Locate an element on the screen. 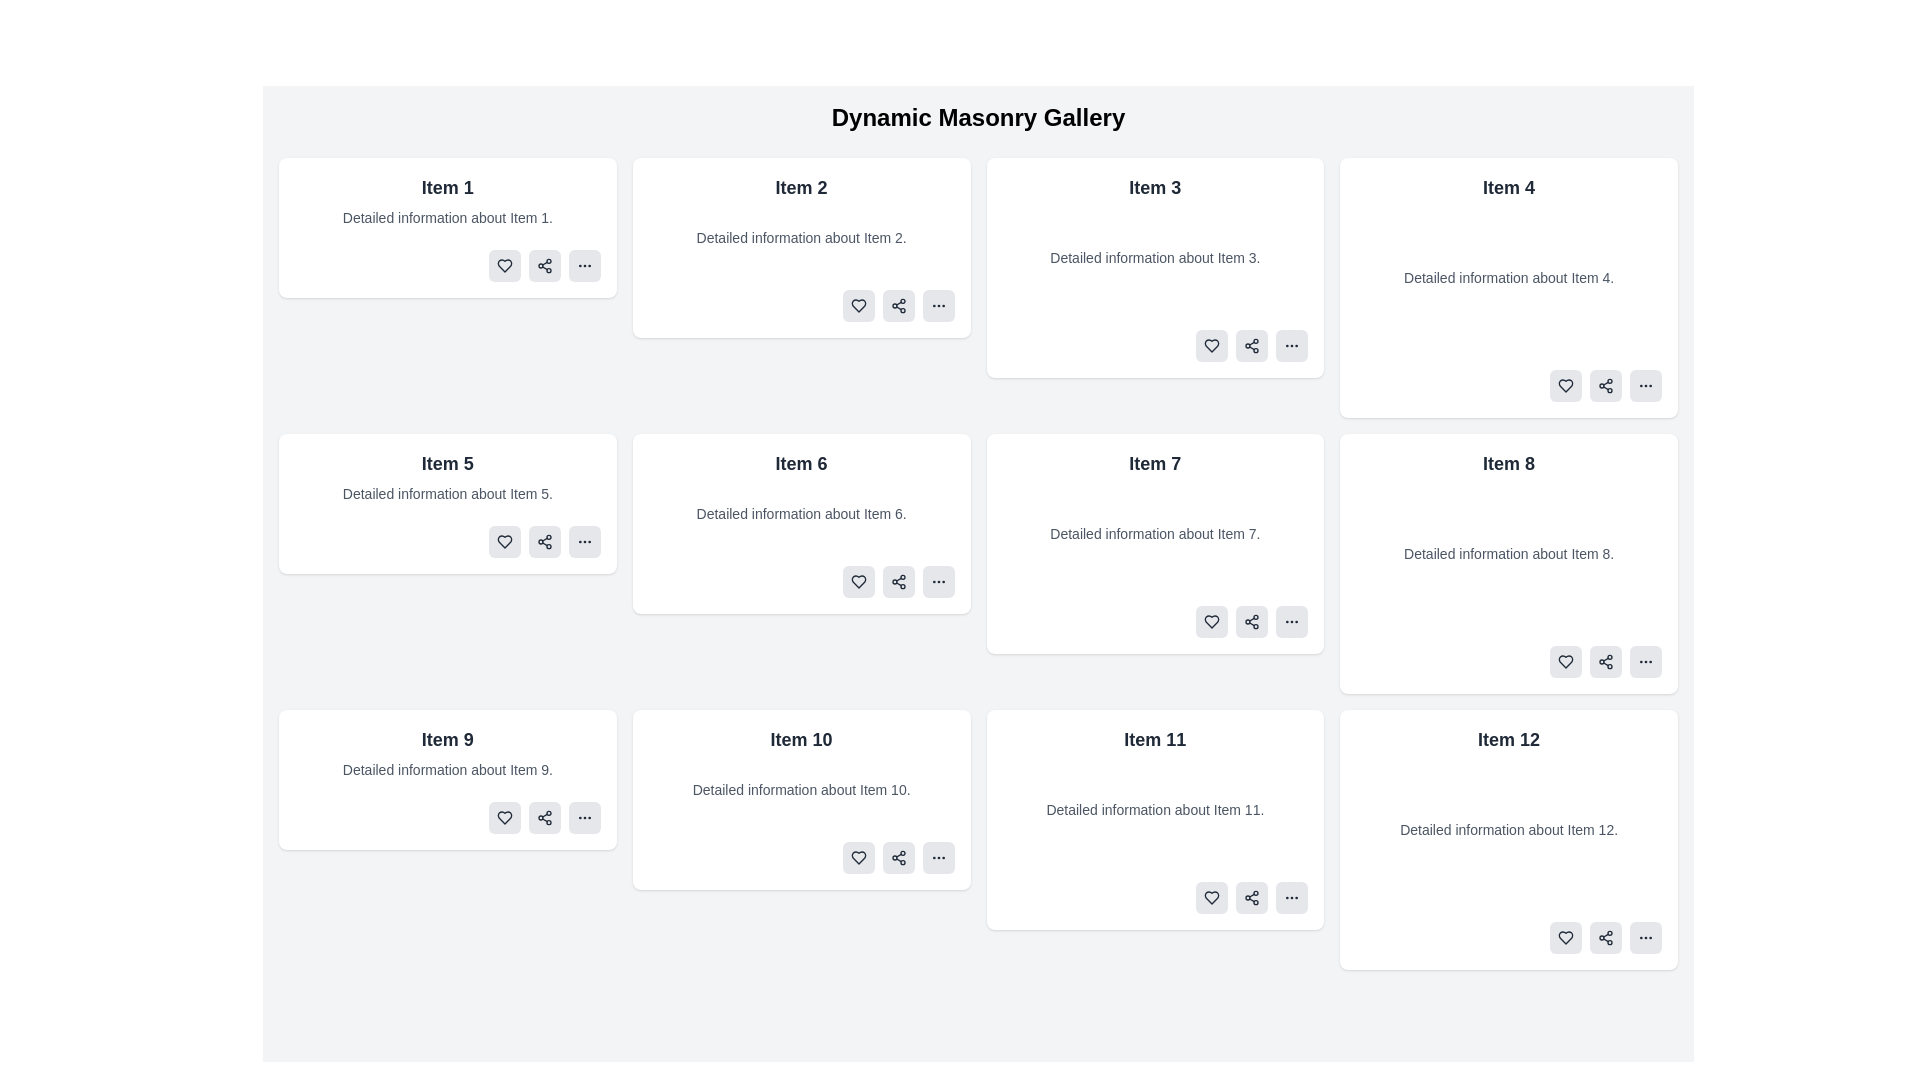  the heart icon button located in the first item box of the grid layout is located at coordinates (504, 265).